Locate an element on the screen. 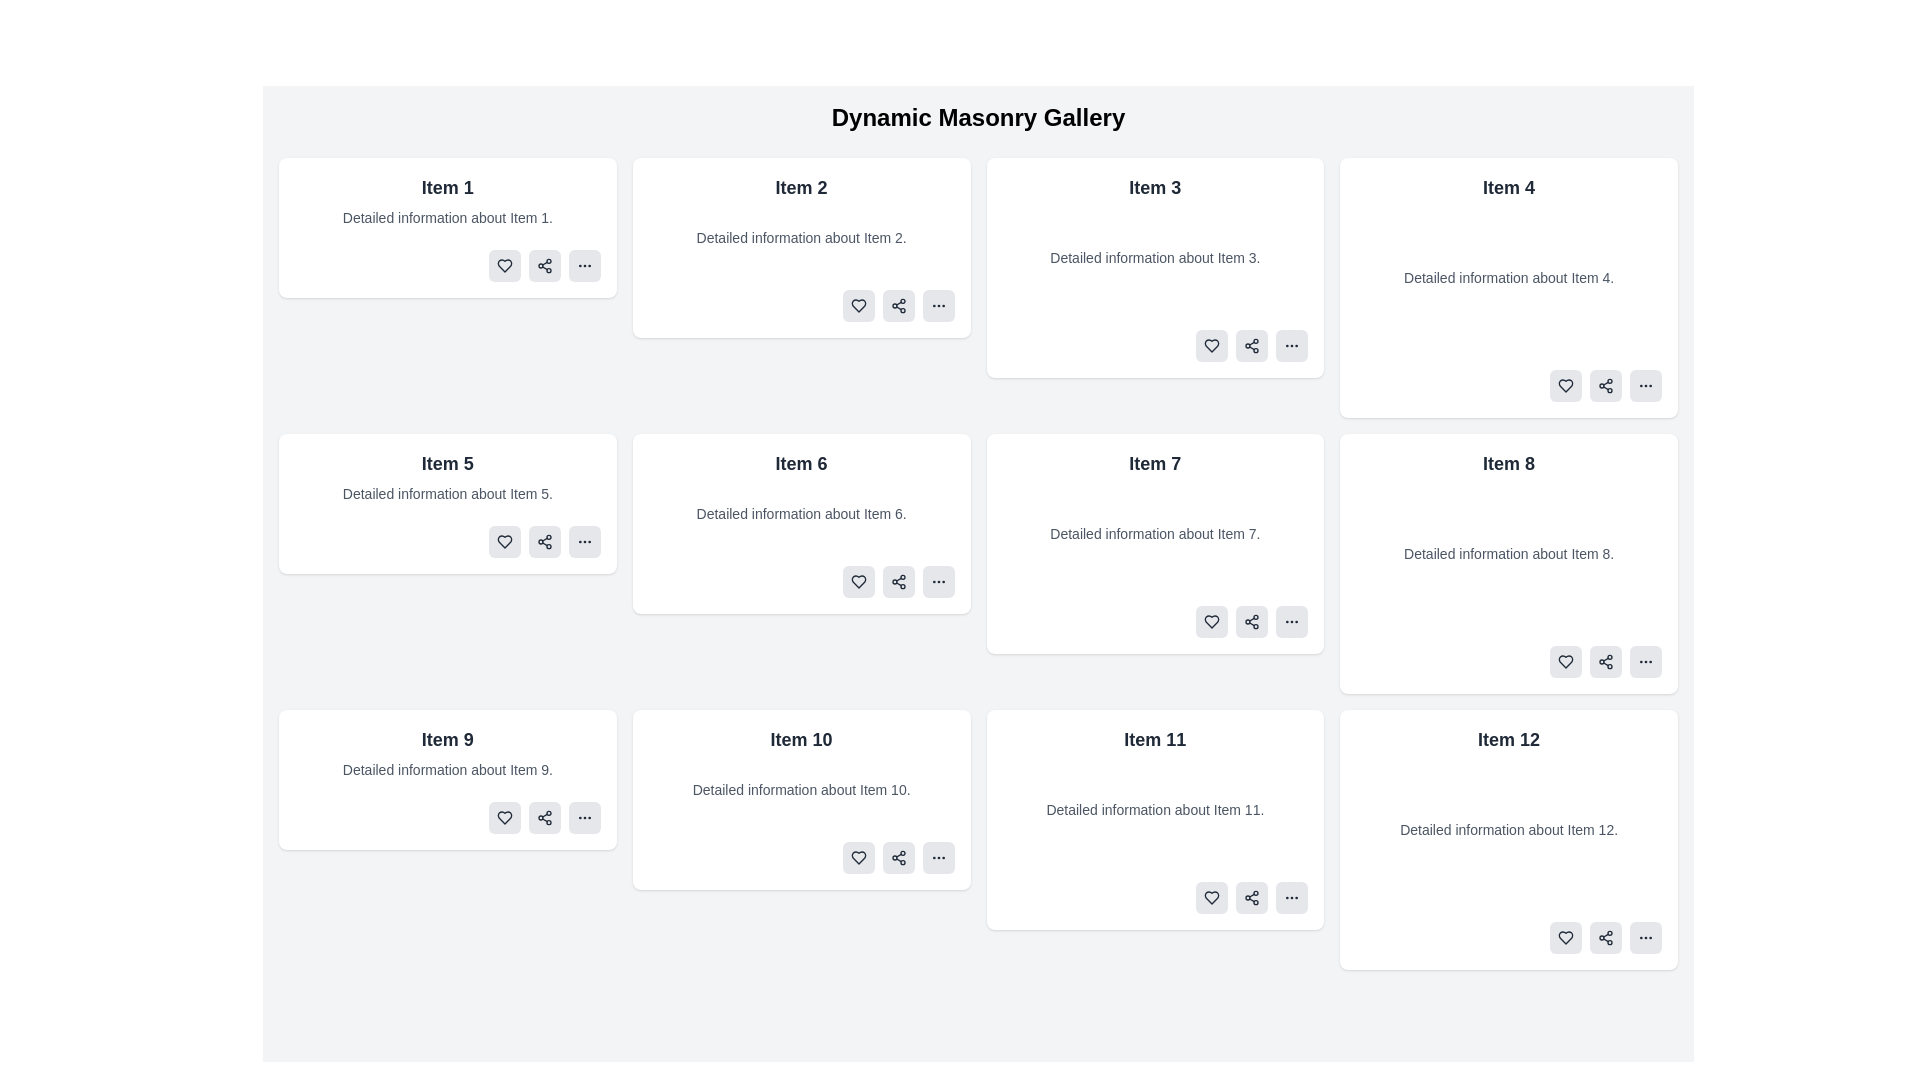  the heart icon button located in the first item box of the grid layout is located at coordinates (504, 265).